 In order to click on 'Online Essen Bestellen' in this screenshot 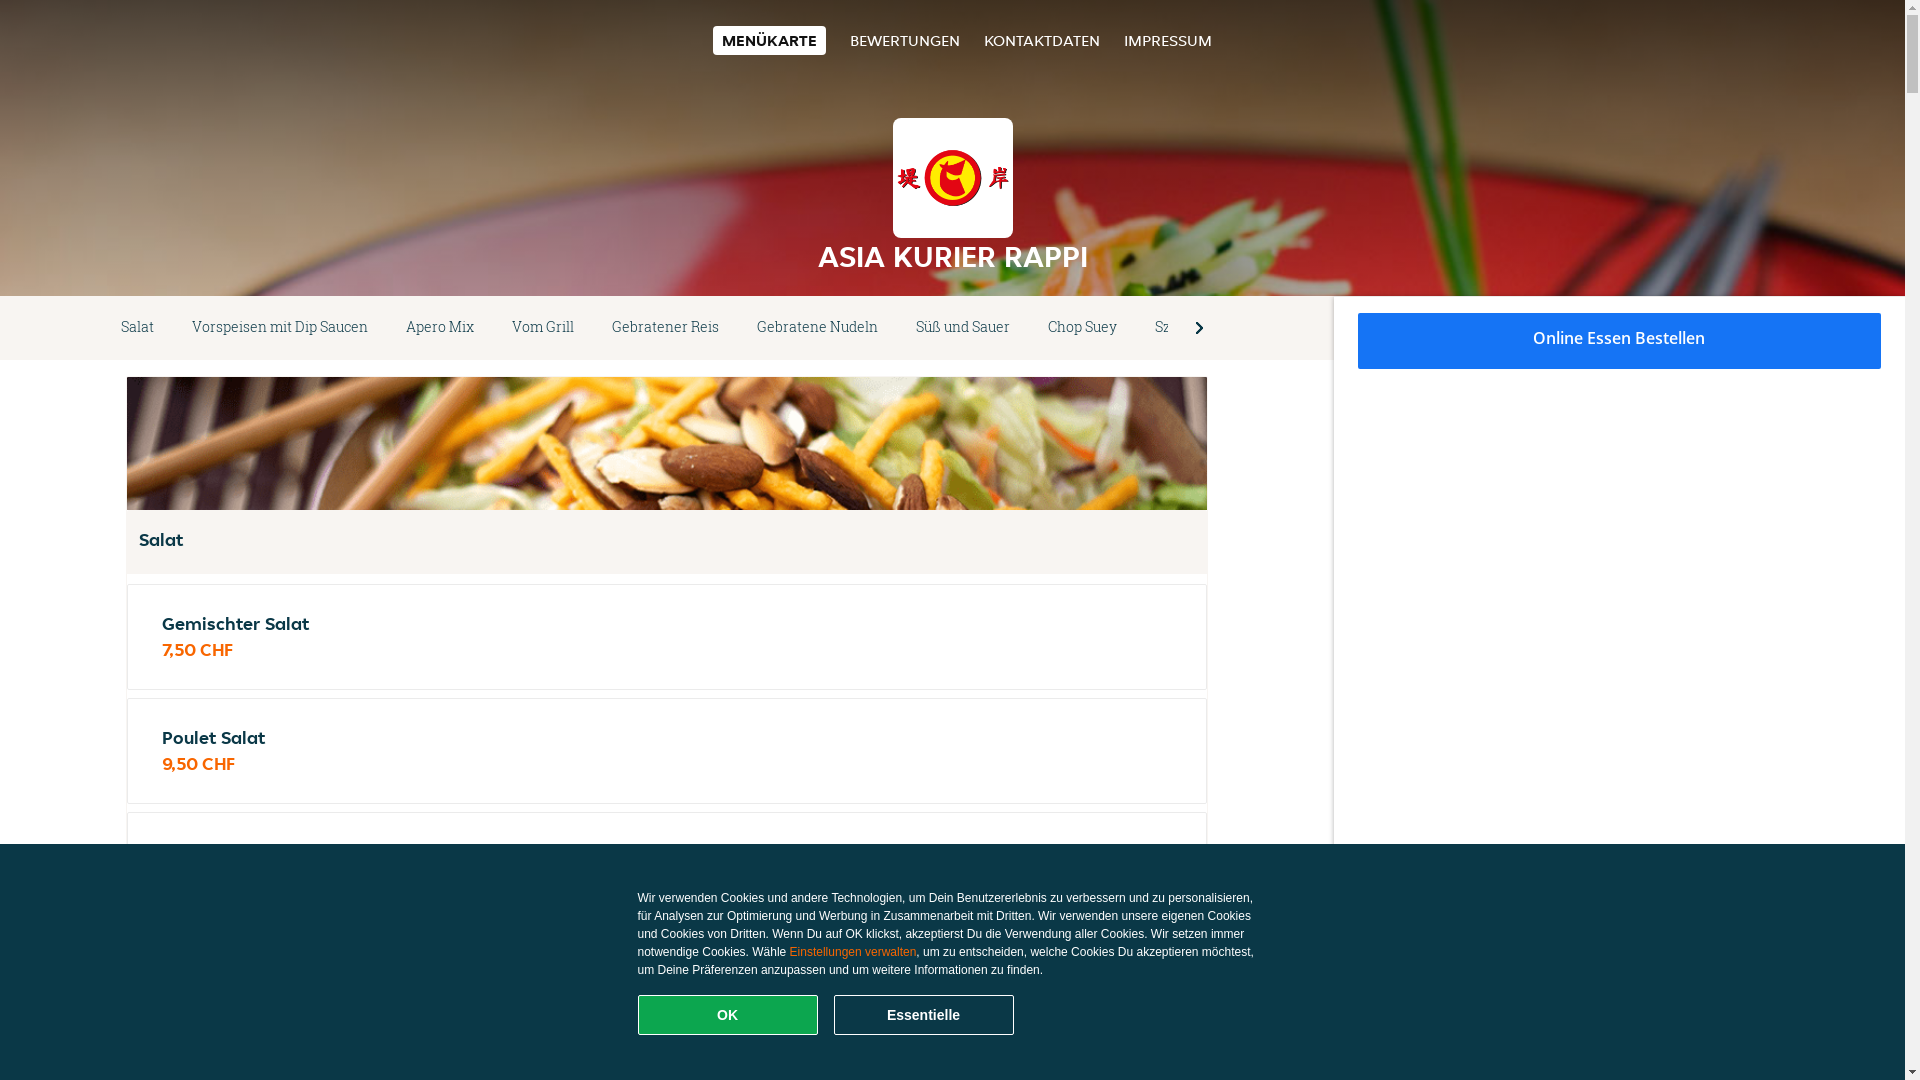, I will do `click(1620, 339)`.